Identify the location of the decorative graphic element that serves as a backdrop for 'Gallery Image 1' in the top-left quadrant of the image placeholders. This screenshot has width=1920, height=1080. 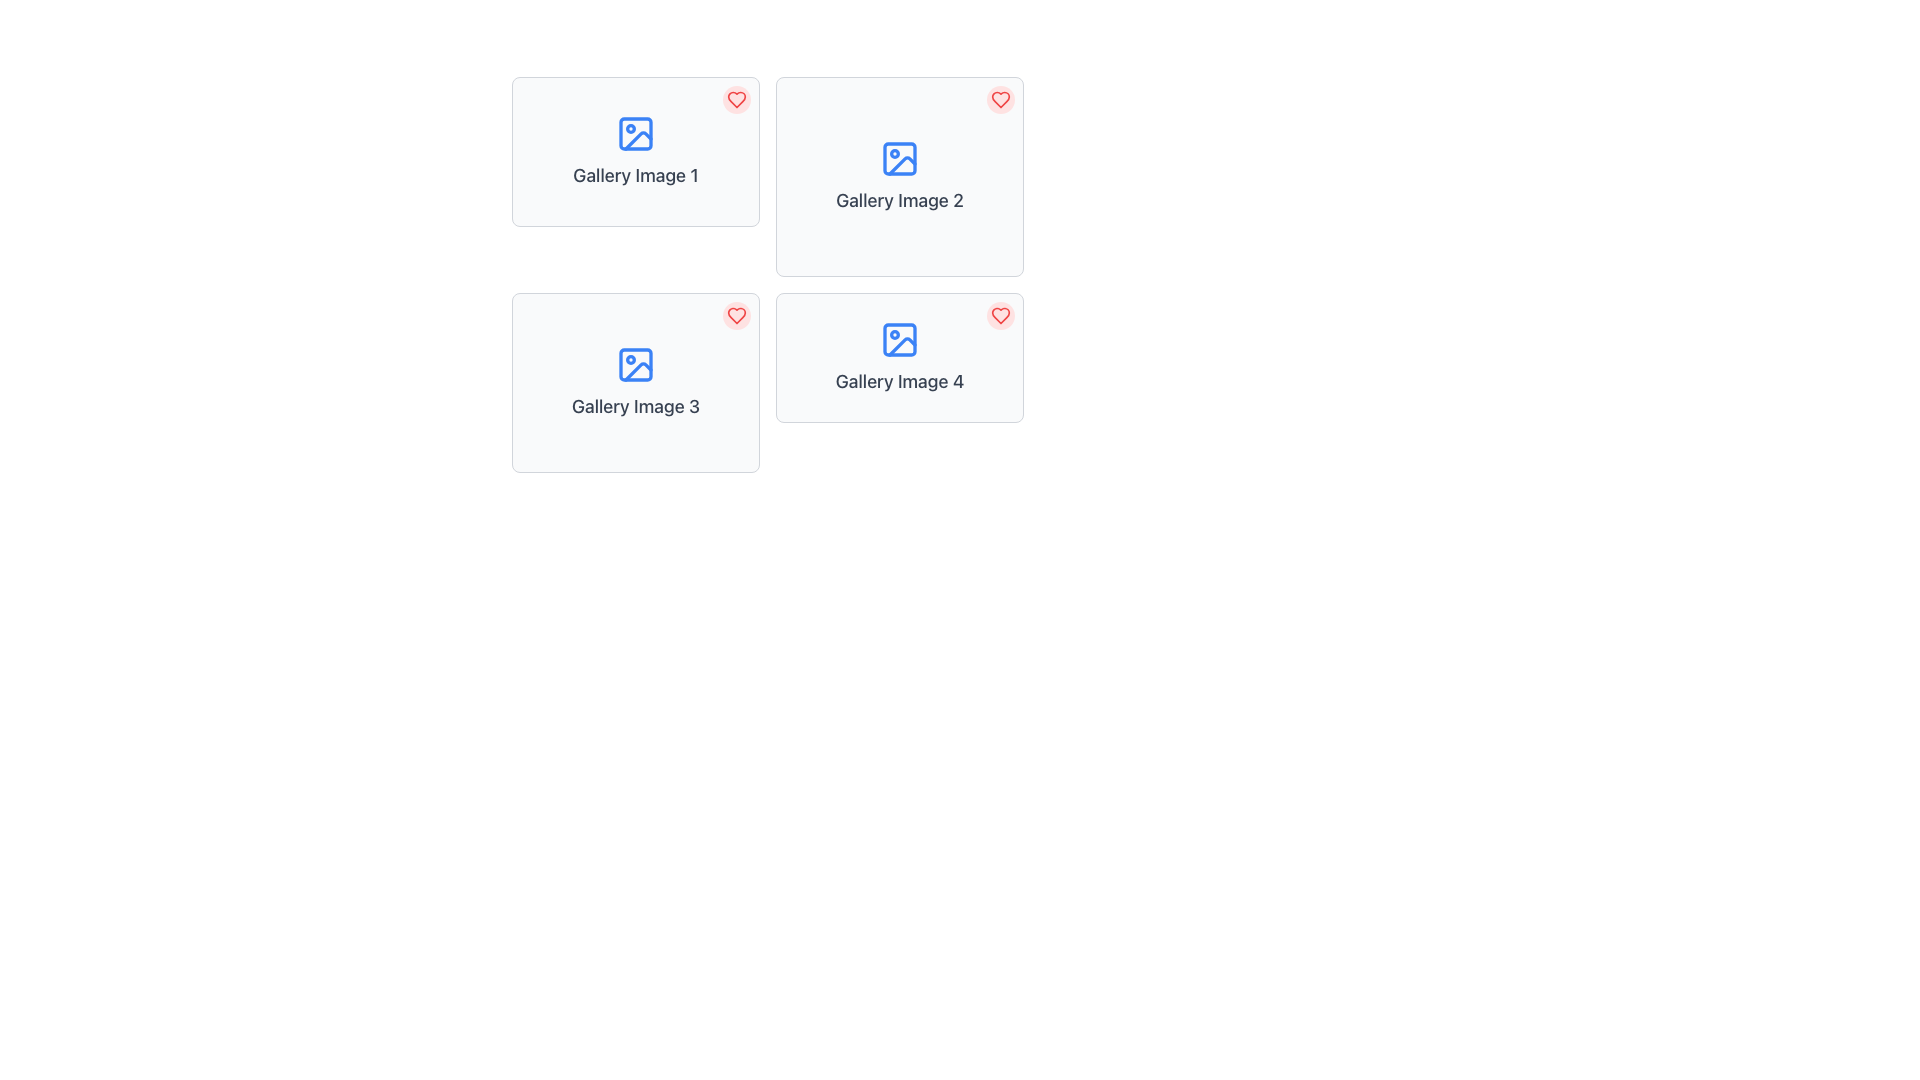
(634, 134).